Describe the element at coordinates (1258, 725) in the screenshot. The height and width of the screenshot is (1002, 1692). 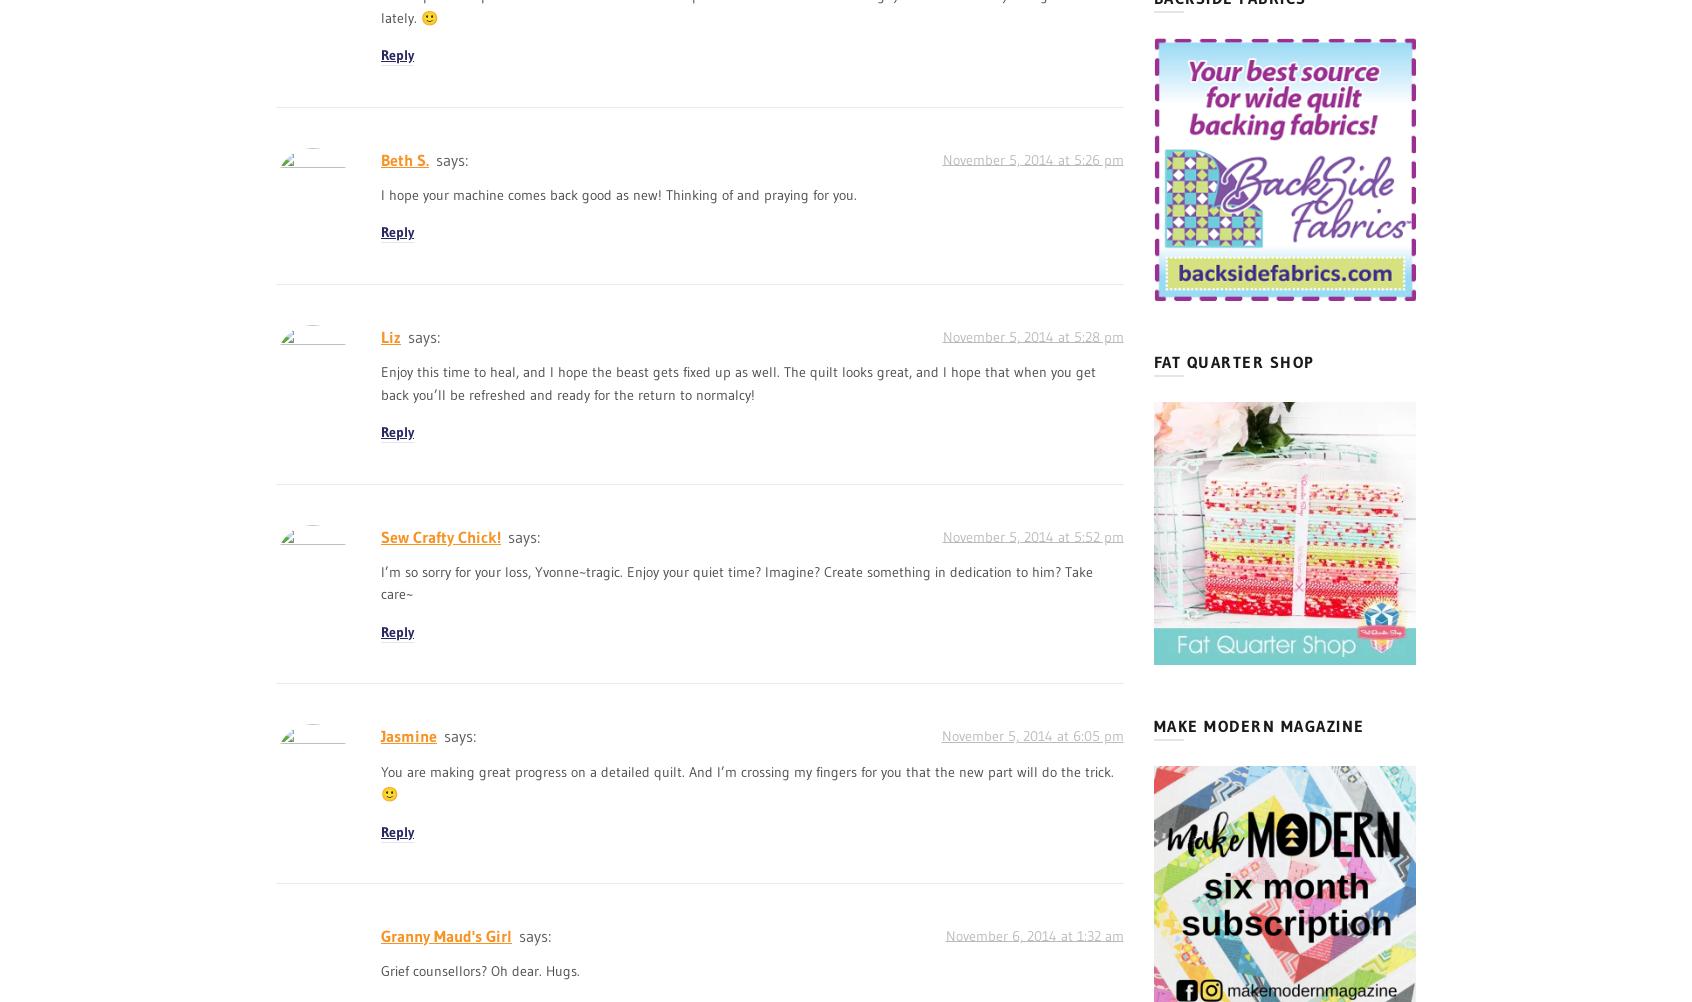
I see `'Make Modern Magazine'` at that location.